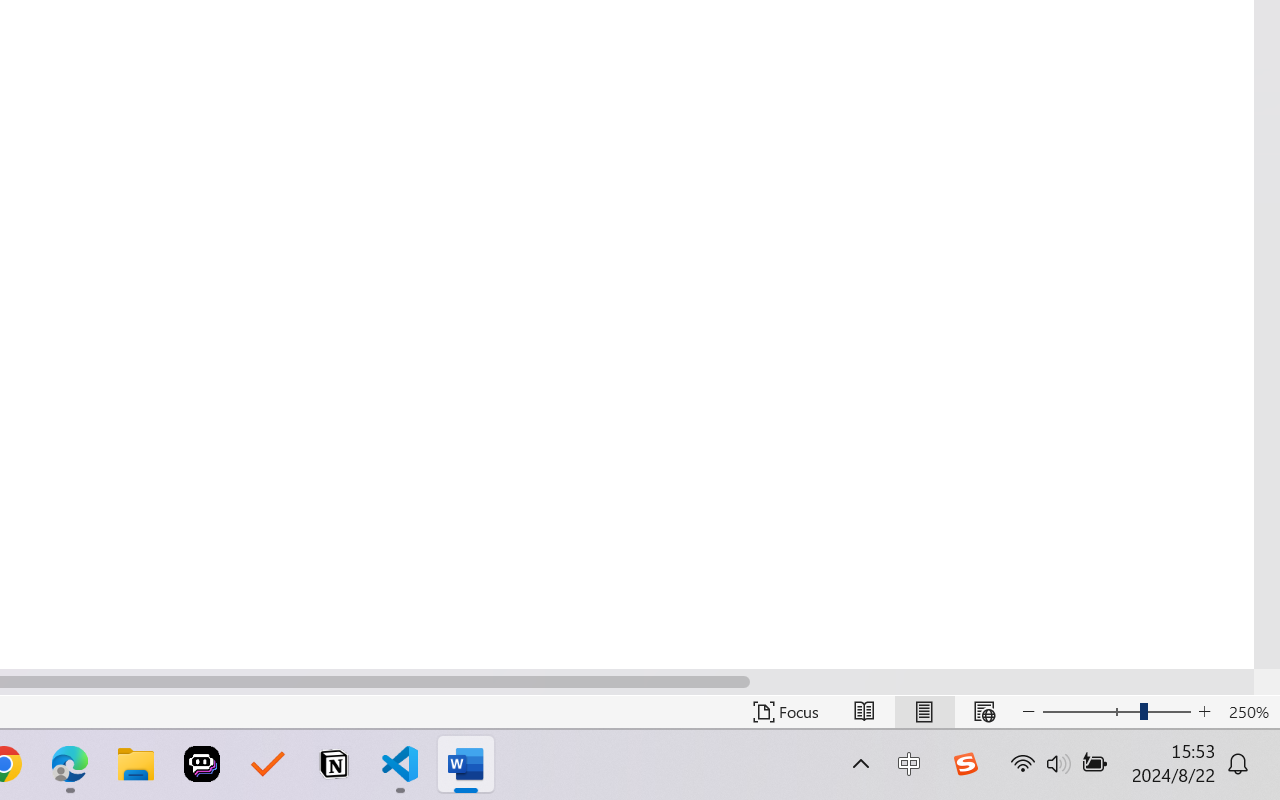 The image size is (1280, 800). What do you see at coordinates (923, 711) in the screenshot?
I see `'Print Layout'` at bounding box center [923, 711].